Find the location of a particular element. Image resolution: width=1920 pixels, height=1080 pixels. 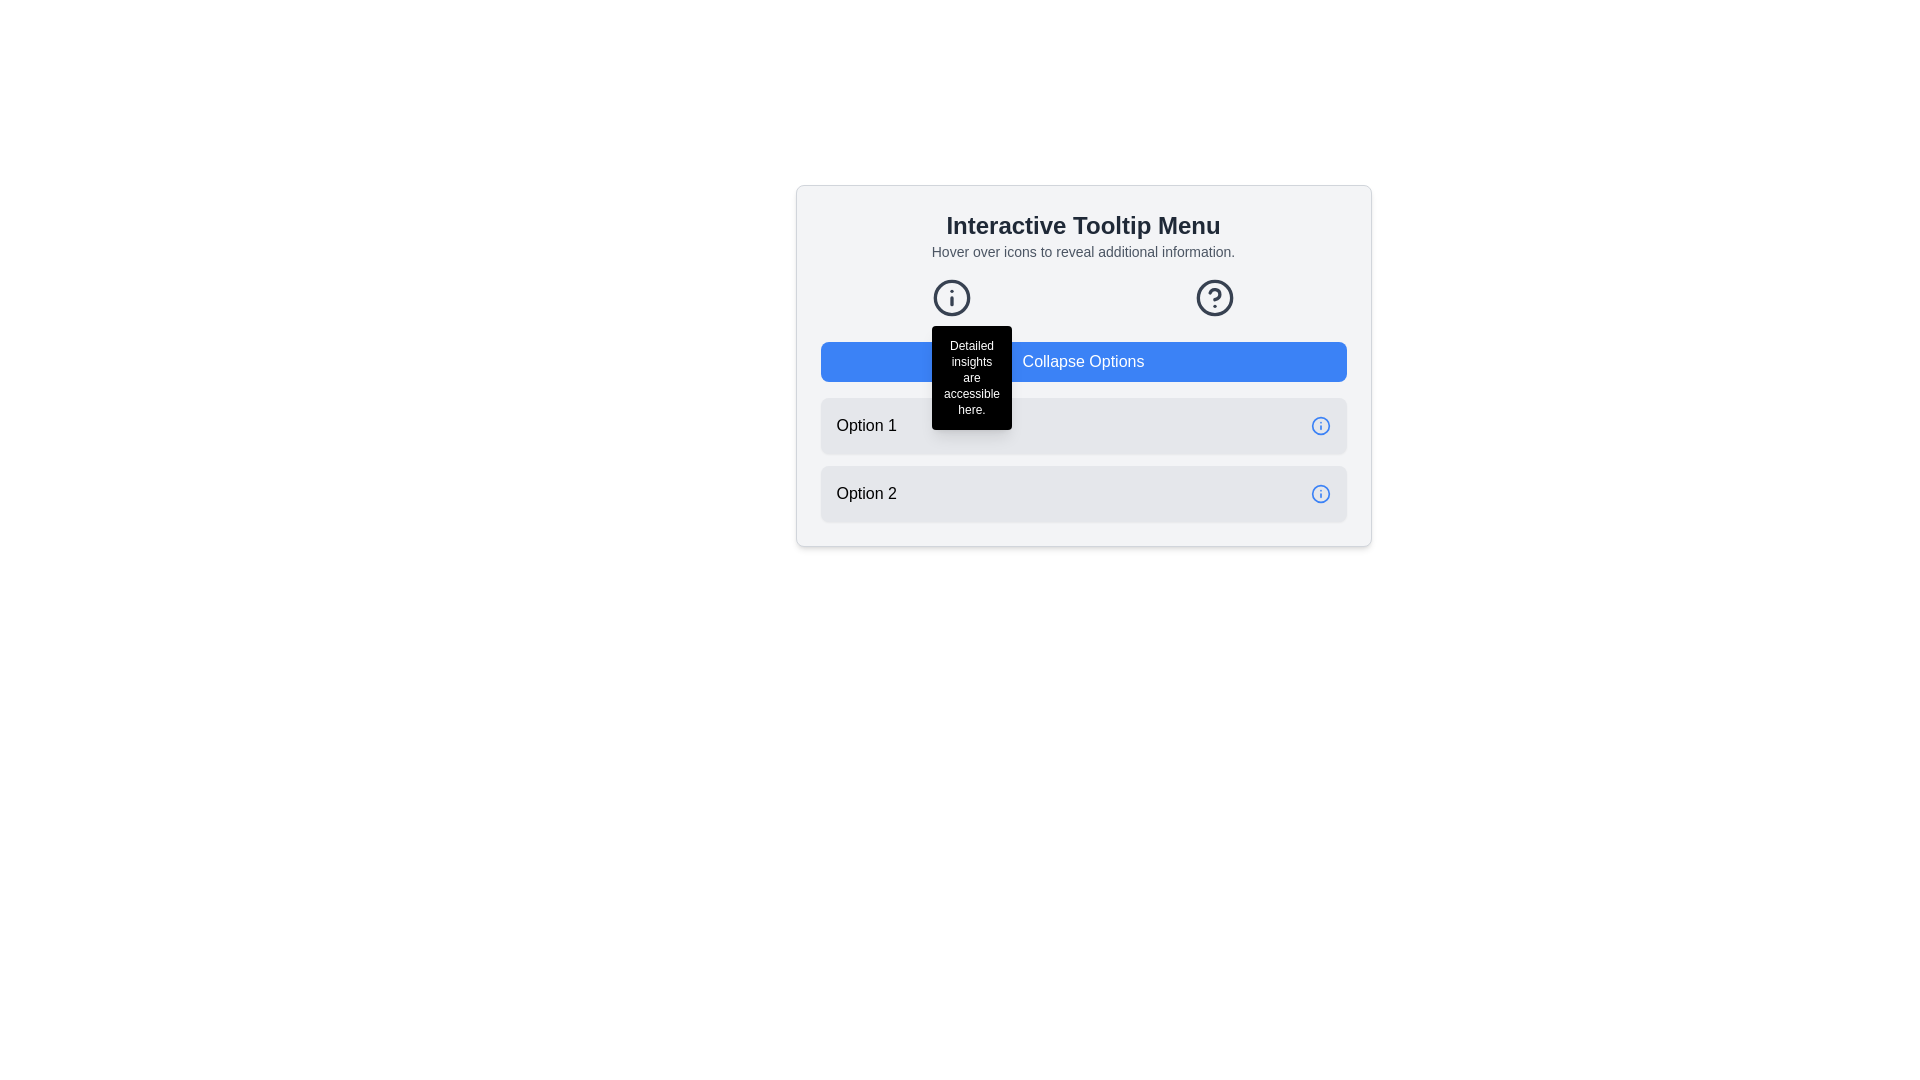

the information icon that contains the Decorative Circle, which is a circular shape with a solid outline, located at the upper central part of the interface is located at coordinates (950, 297).